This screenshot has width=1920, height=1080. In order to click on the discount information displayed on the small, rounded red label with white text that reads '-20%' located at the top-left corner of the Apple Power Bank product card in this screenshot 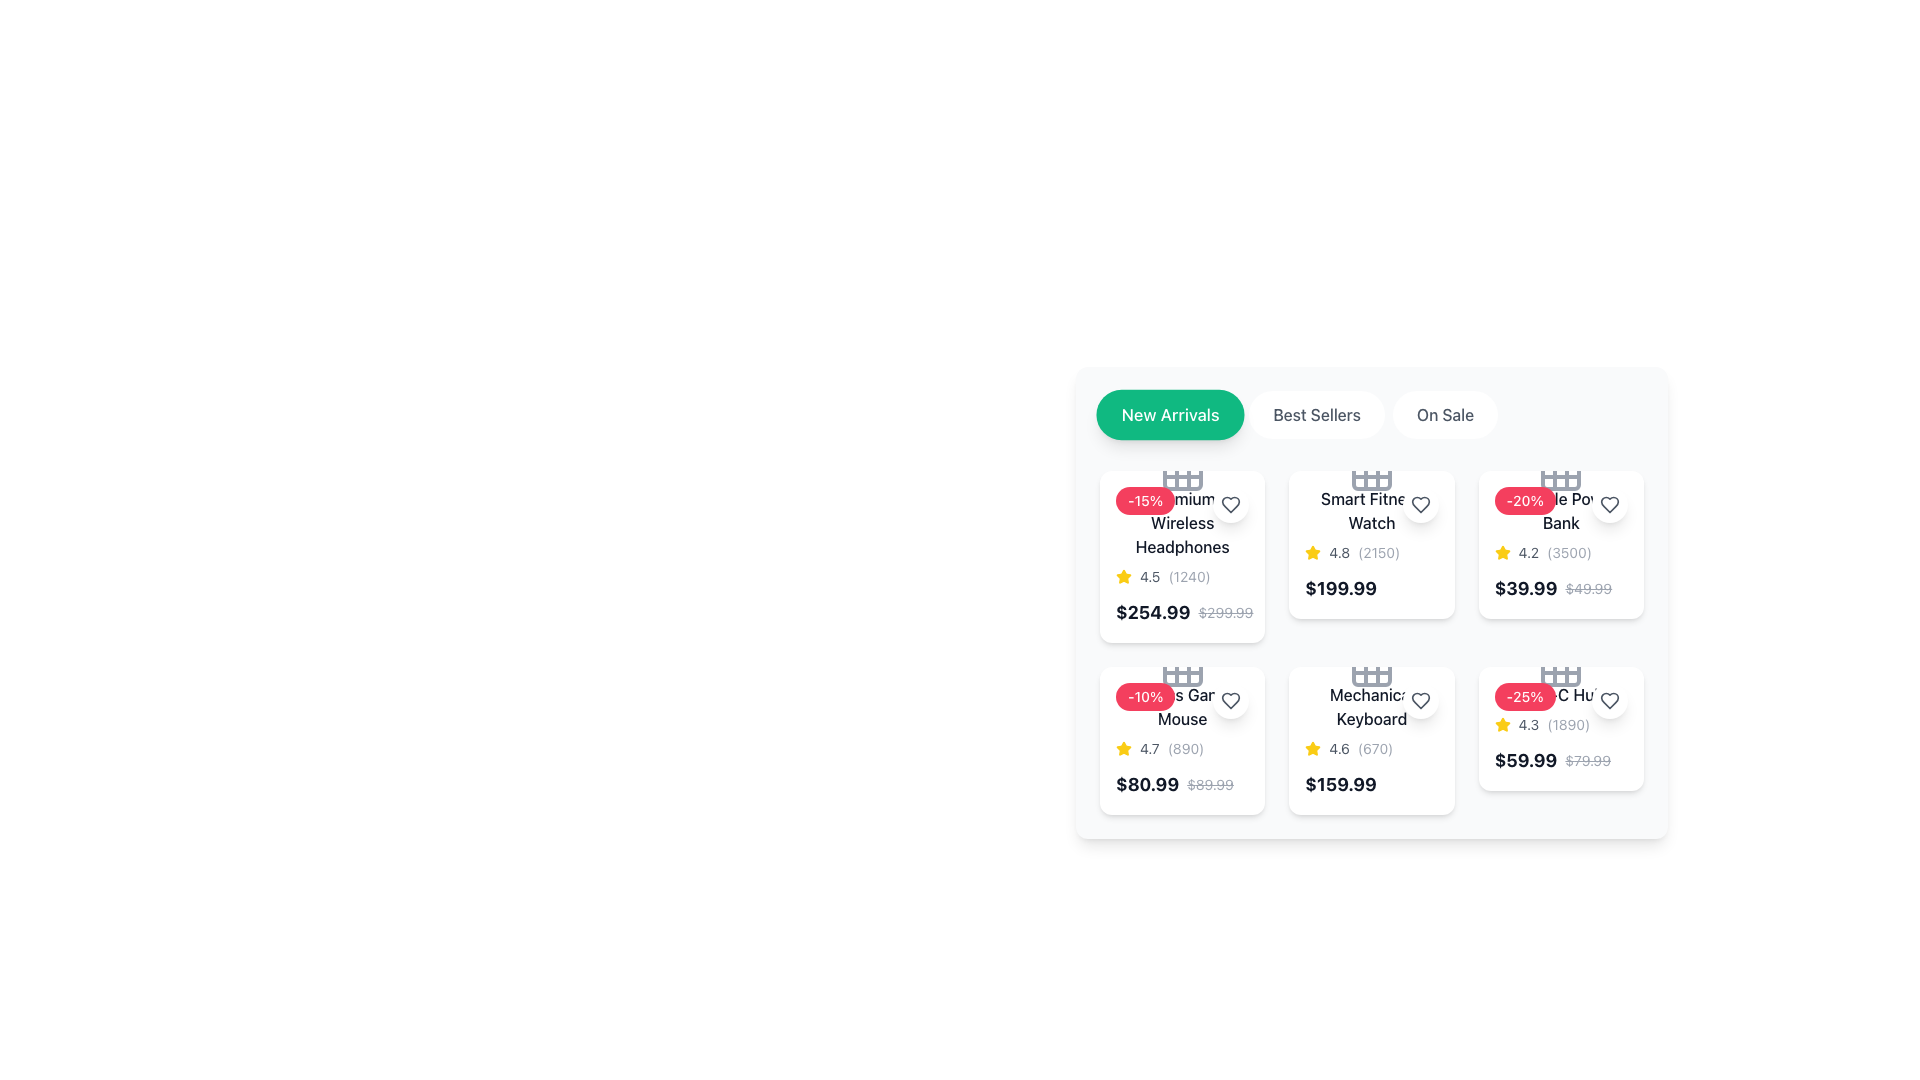, I will do `click(1524, 500)`.